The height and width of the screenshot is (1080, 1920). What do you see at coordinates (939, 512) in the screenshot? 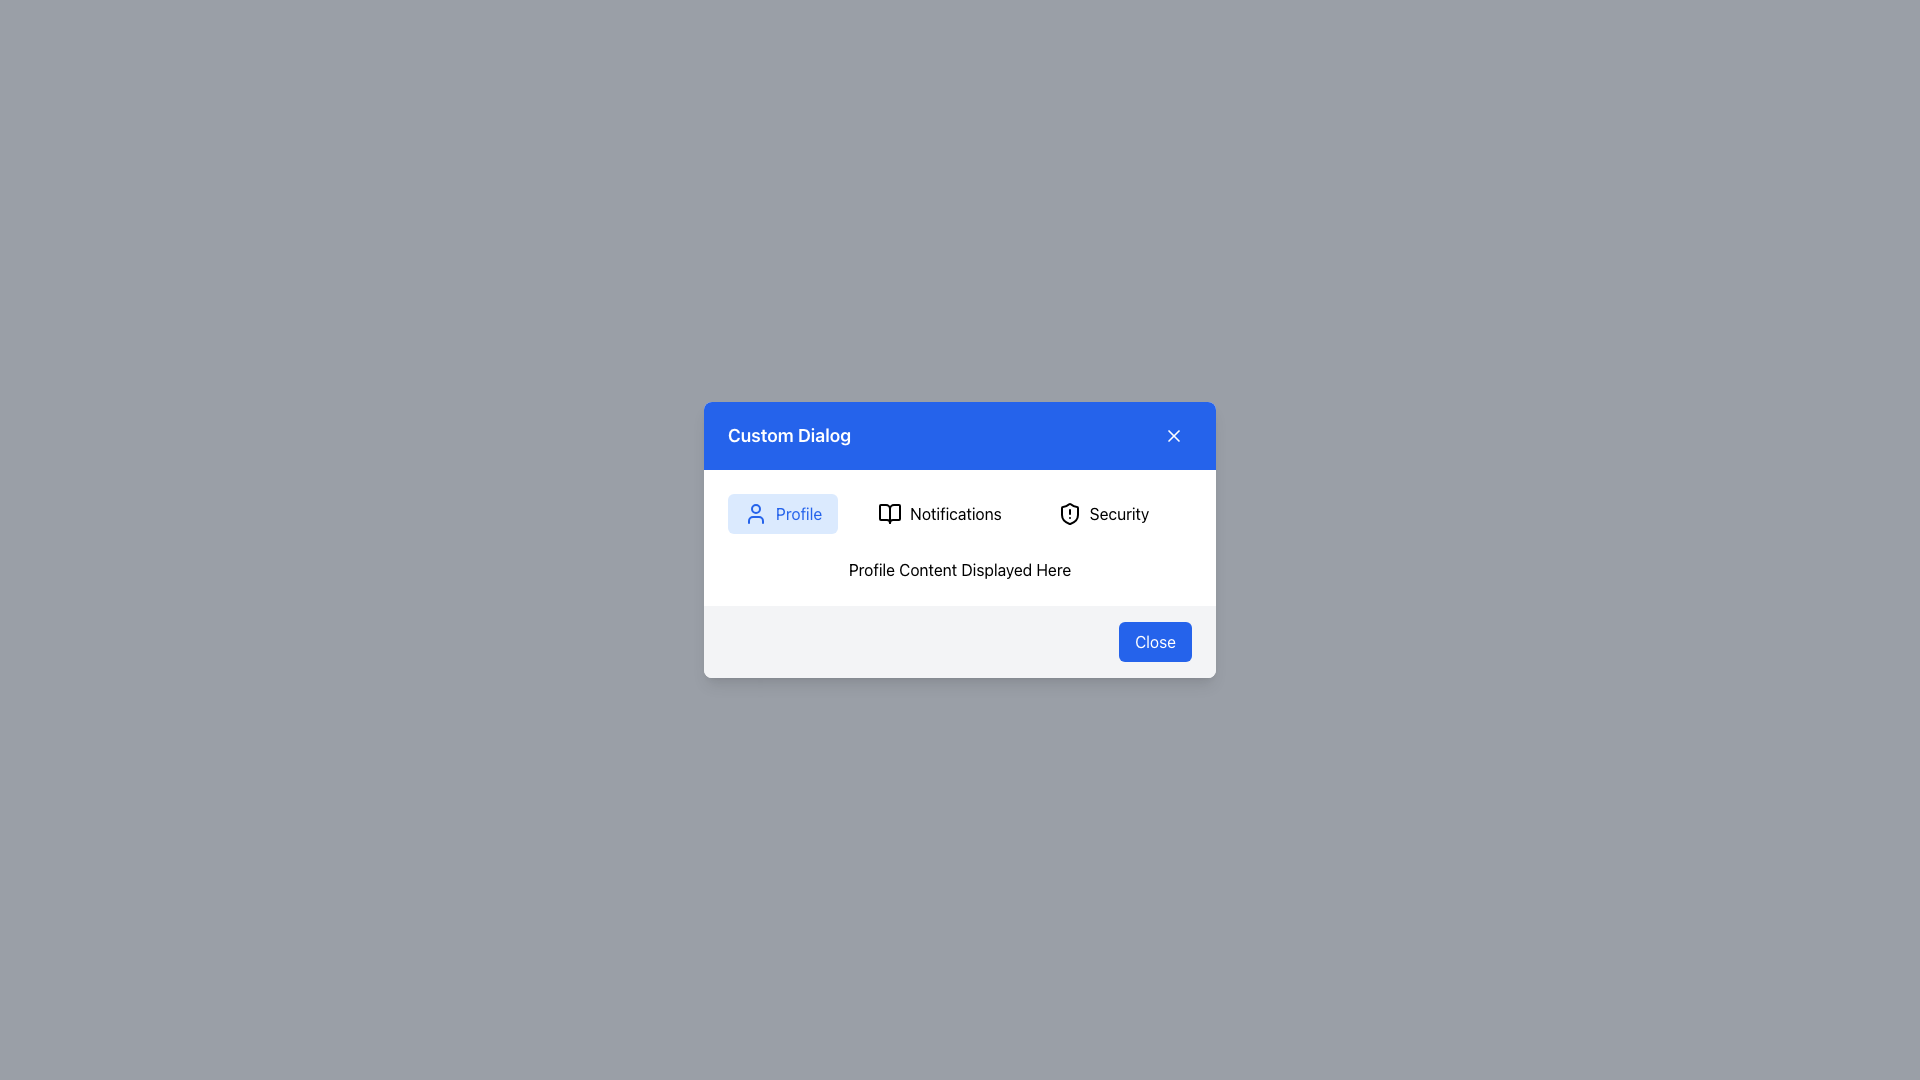
I see `the 'Notifications' button in the horizontal navigation bar` at bounding box center [939, 512].